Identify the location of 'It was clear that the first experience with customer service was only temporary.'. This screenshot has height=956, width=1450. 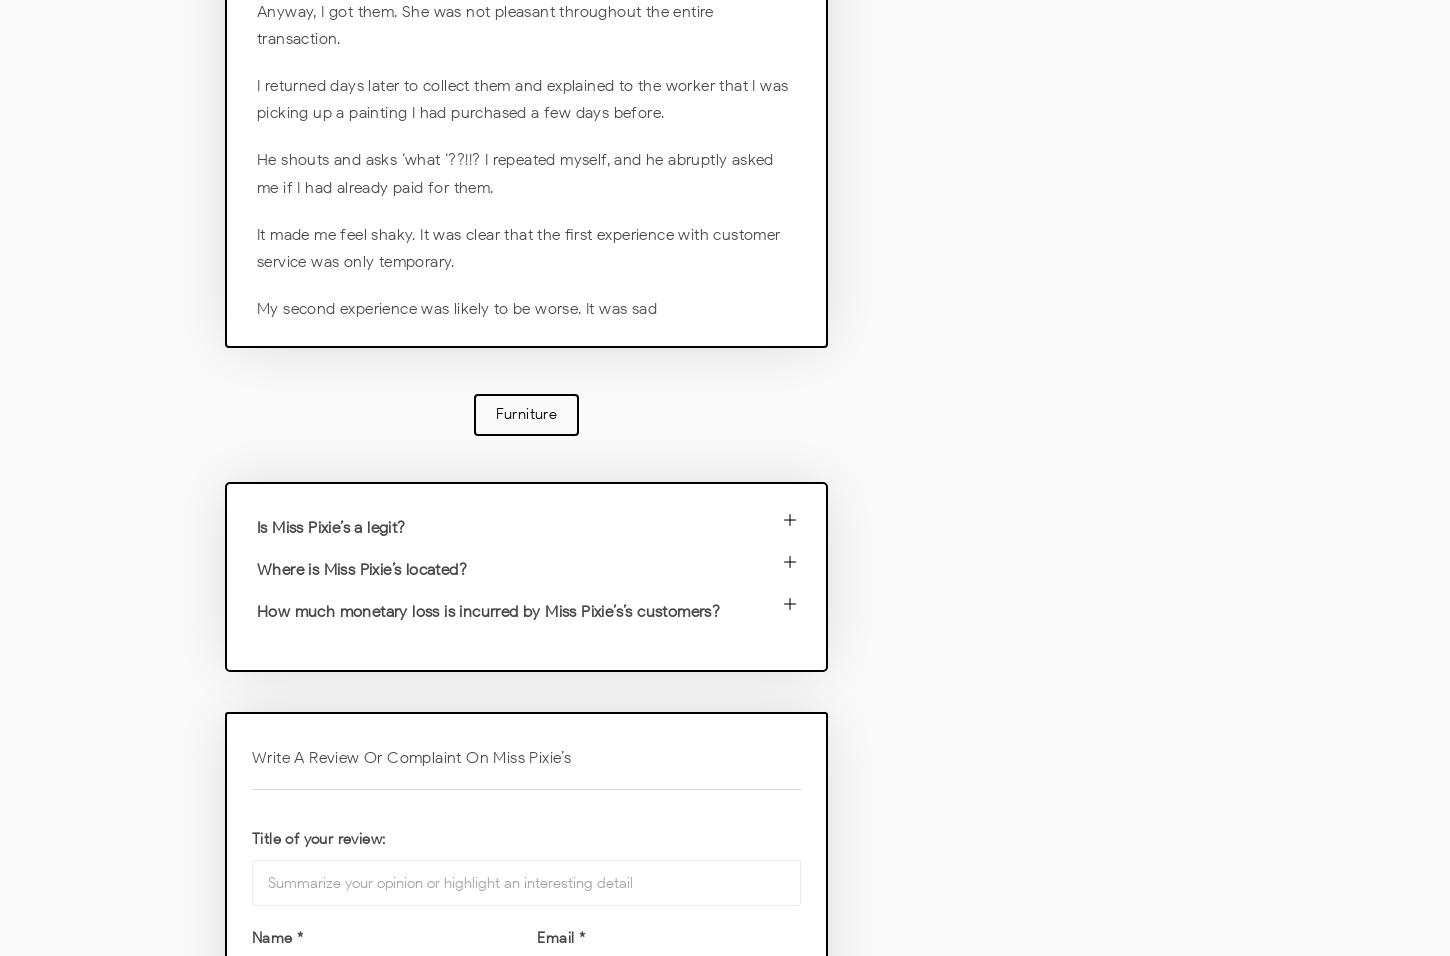
(518, 246).